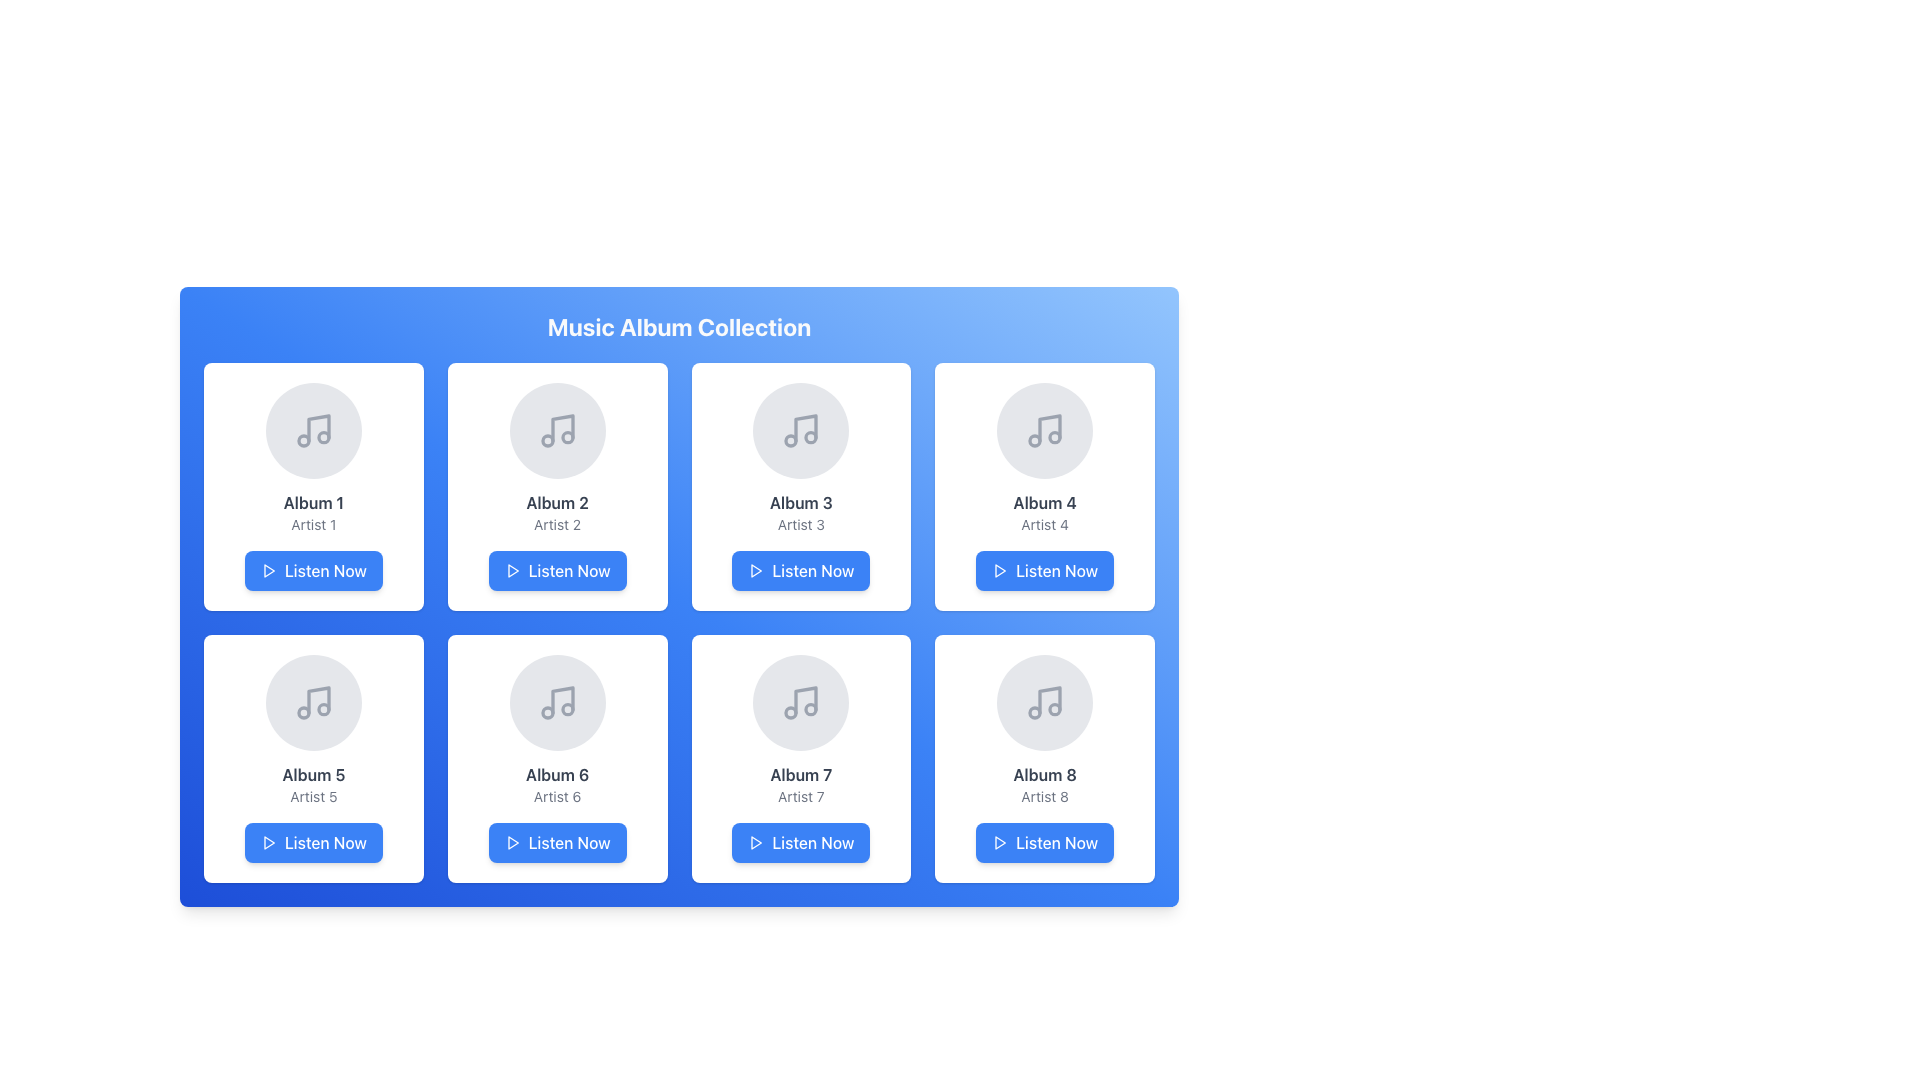 This screenshot has height=1080, width=1920. What do you see at coordinates (312, 430) in the screenshot?
I see `the small gray musical note icon located in the top-left corner of the first album card titled 'Album 1' by 'Artist 1'` at bounding box center [312, 430].